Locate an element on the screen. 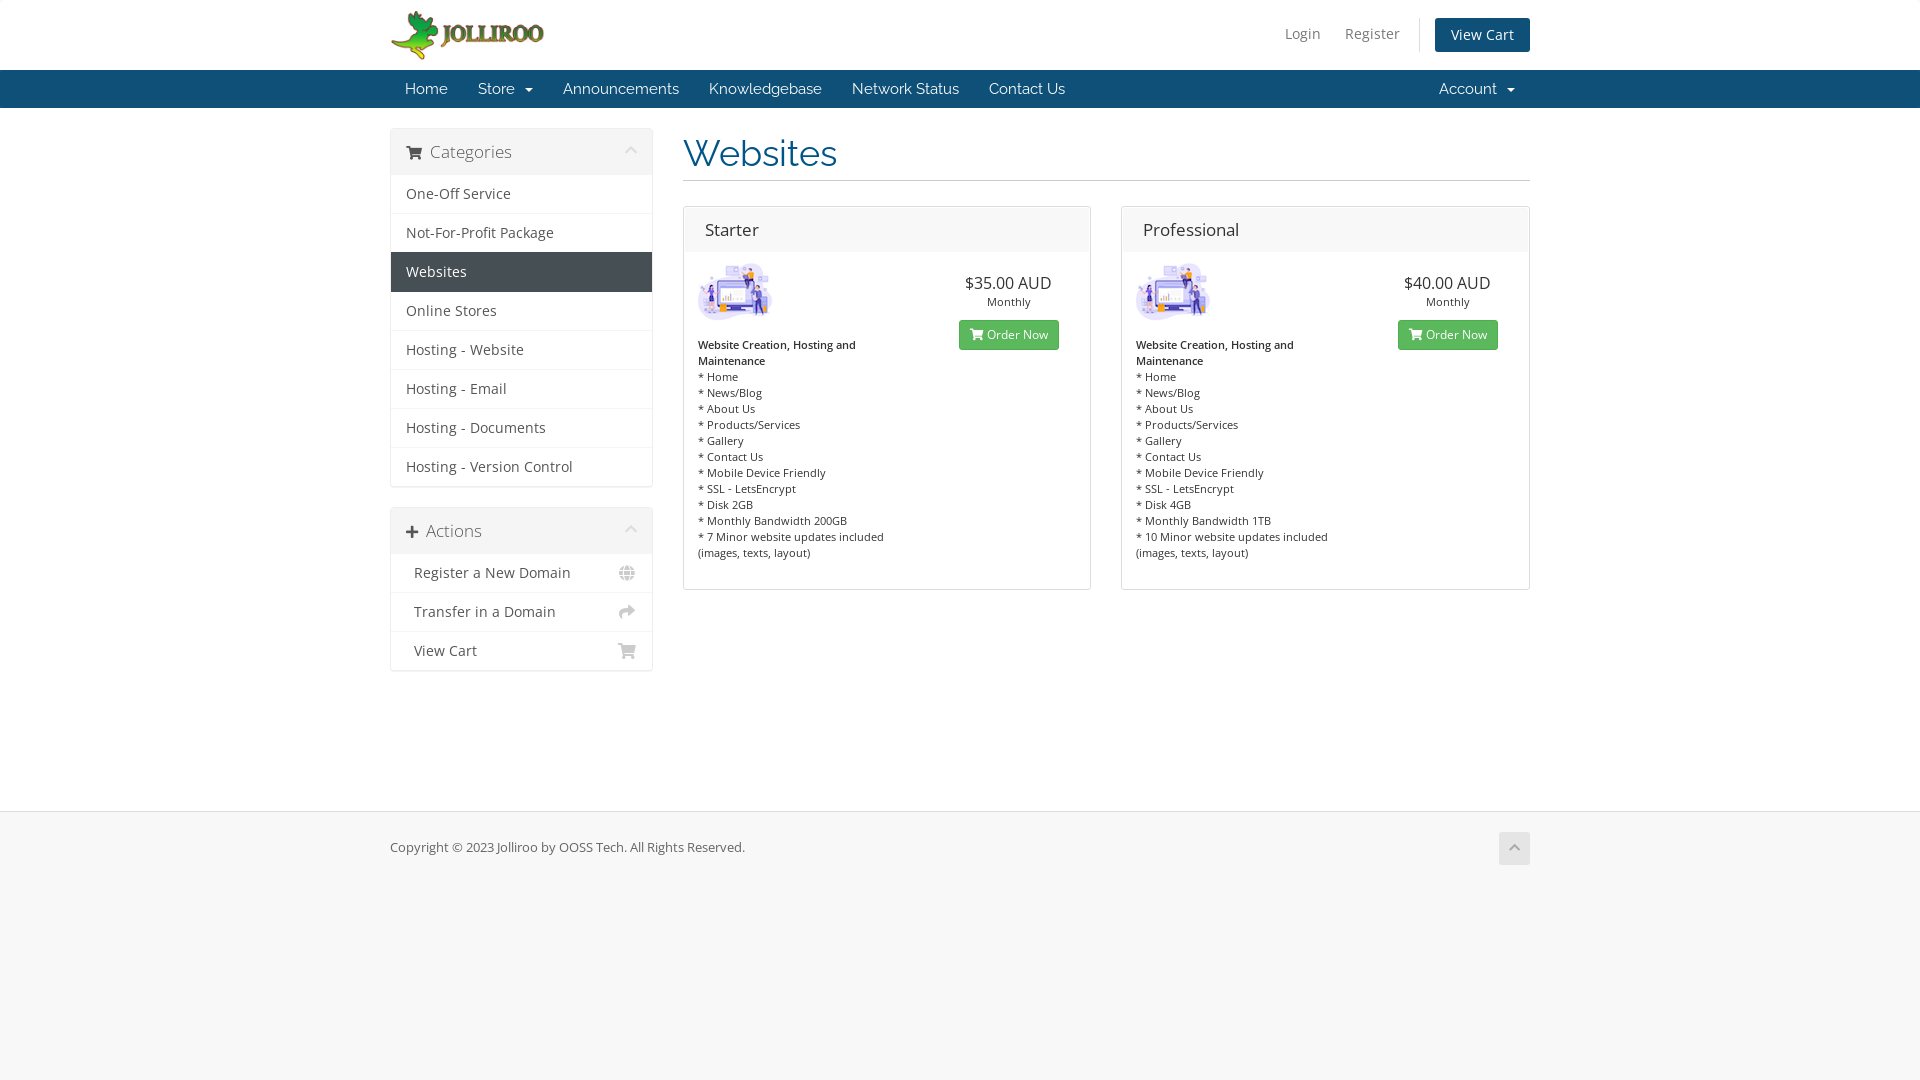  'Hosting - Email' is located at coordinates (521, 389).